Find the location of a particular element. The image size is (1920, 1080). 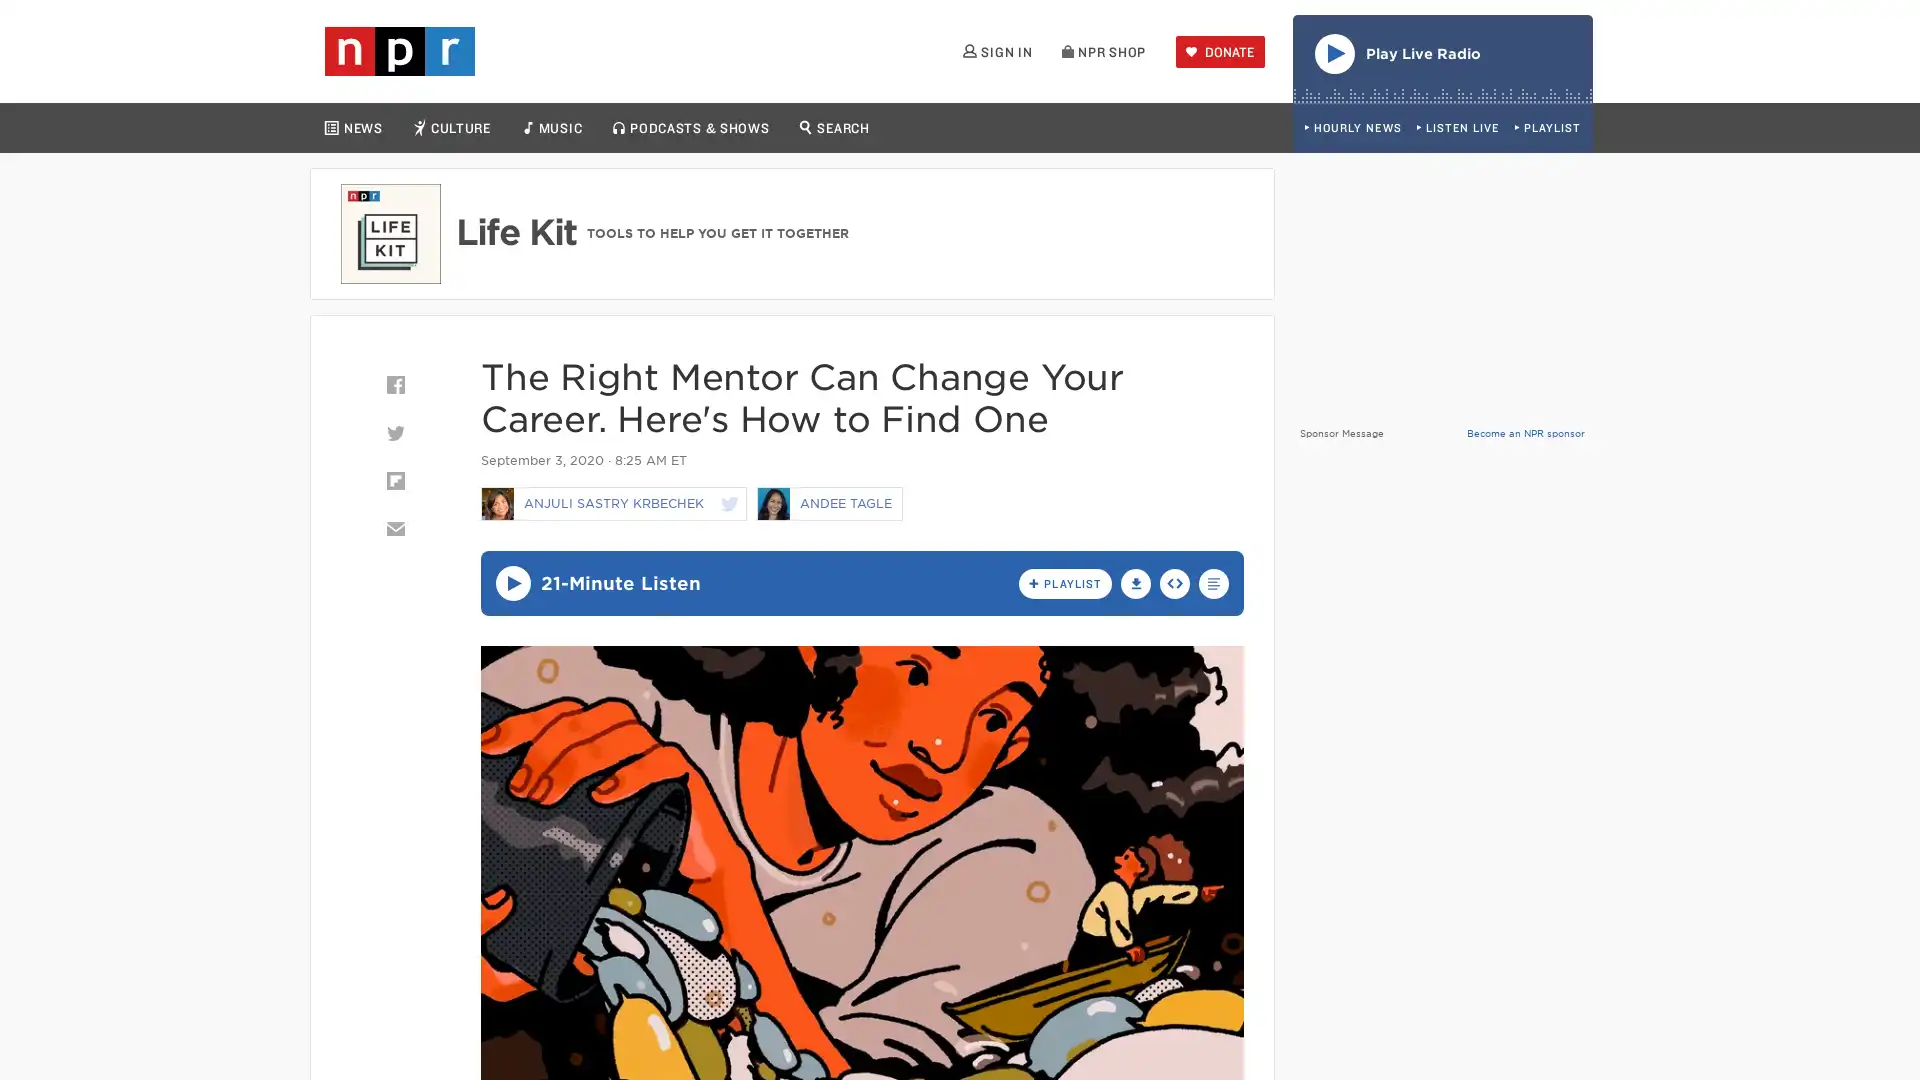

Embed is located at coordinates (1175, 582).